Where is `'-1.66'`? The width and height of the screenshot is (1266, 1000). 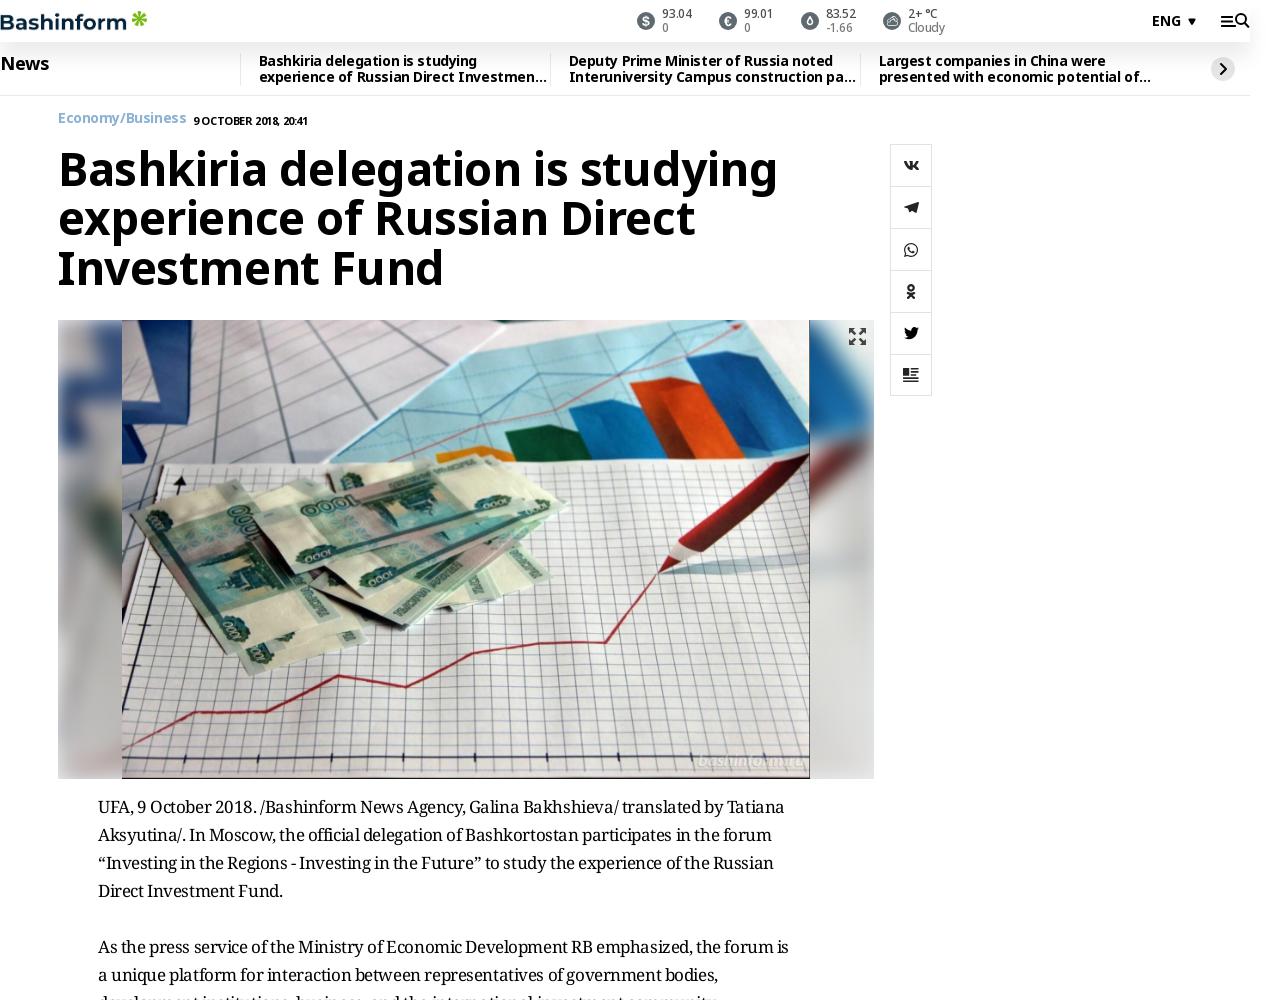
'-1.66' is located at coordinates (838, 27).